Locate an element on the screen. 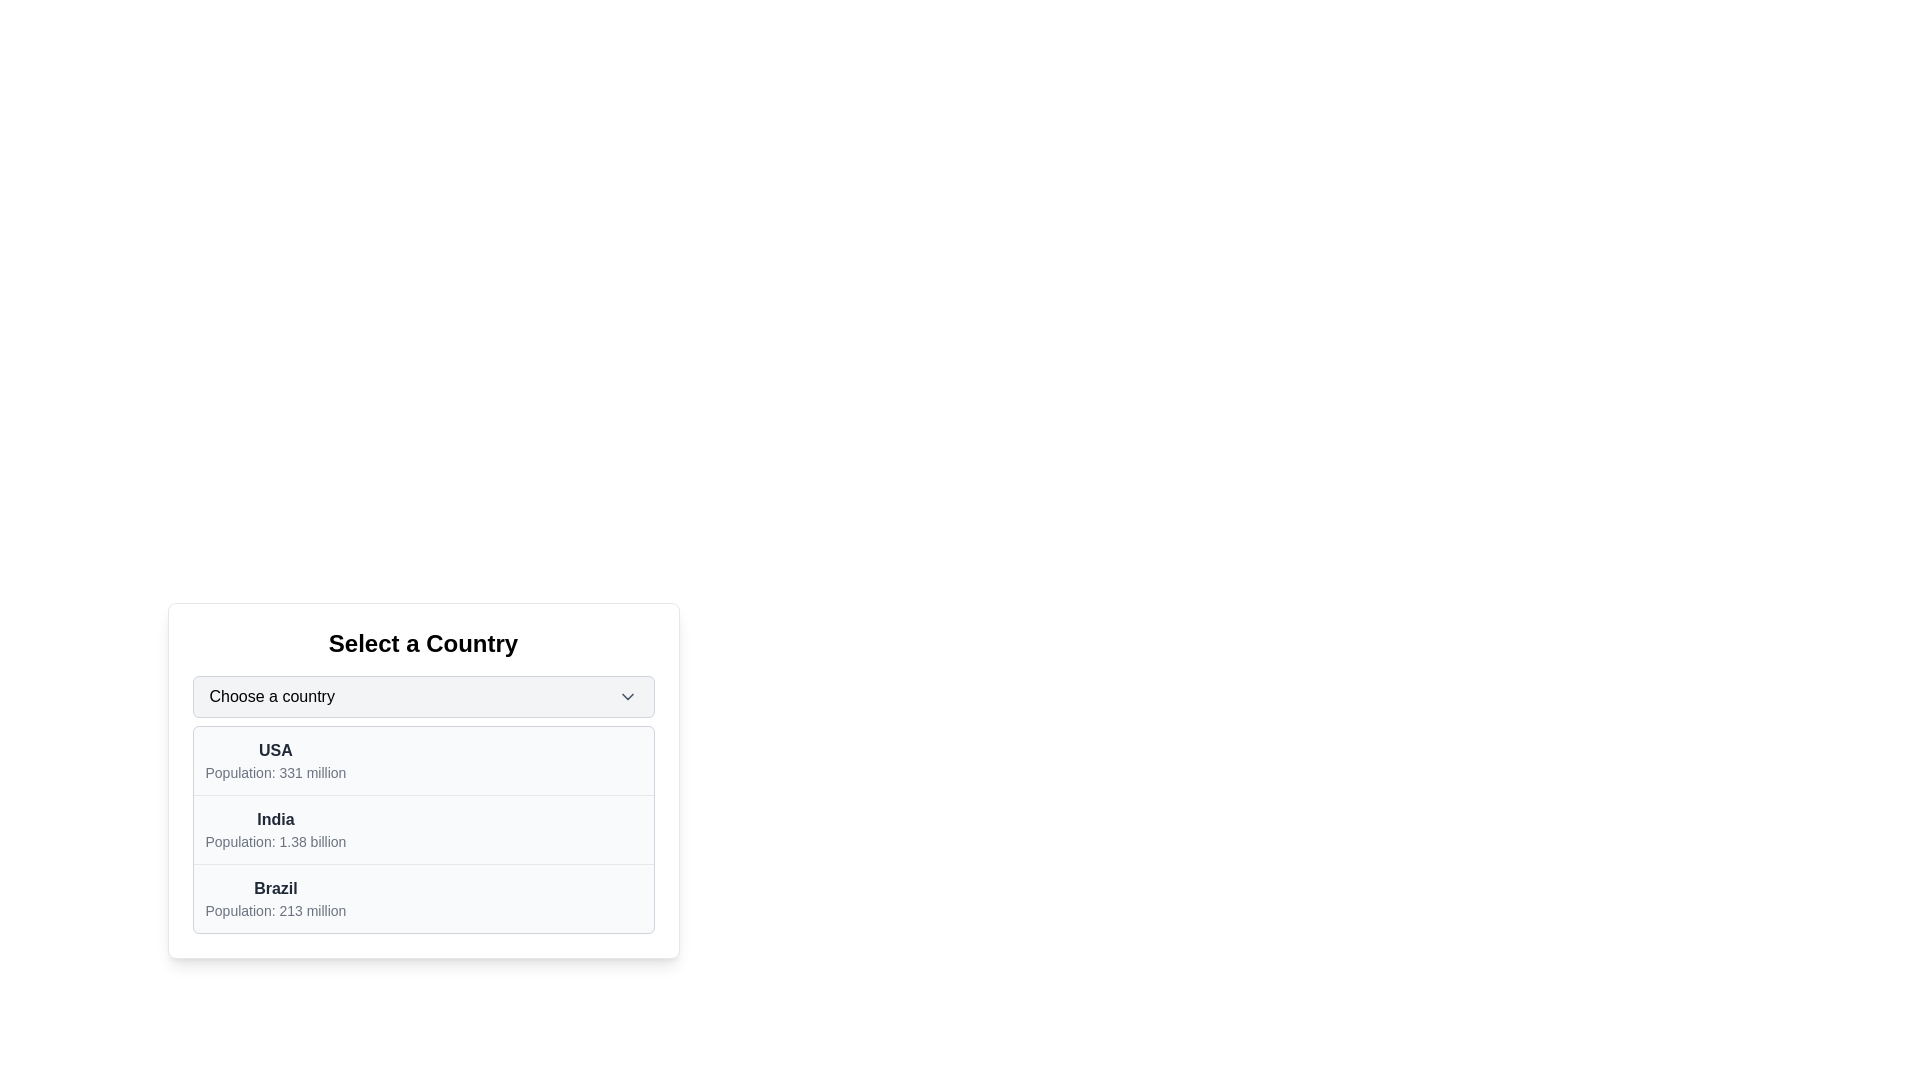 The height and width of the screenshot is (1080, 1920). text of the Label displaying 'Population: 1.38 billion' located beneath the 'India' label in a dropdown-style interface is located at coordinates (274, 841).